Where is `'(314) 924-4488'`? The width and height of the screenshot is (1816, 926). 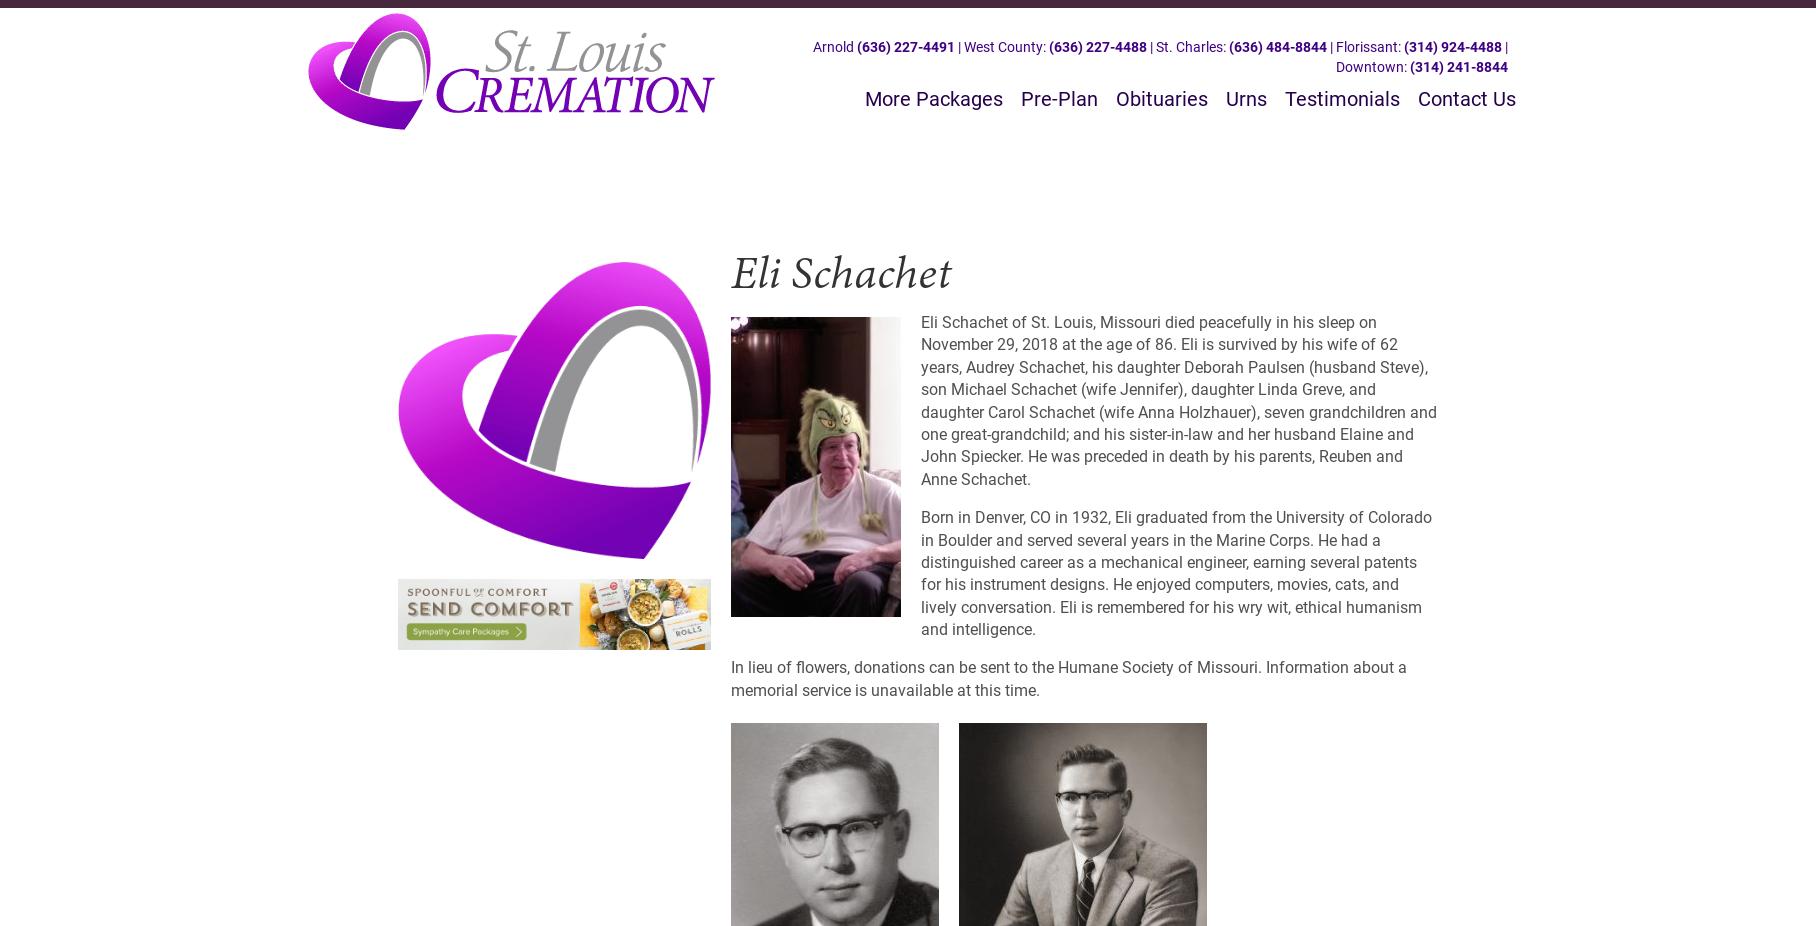 '(314) 924-4488' is located at coordinates (1403, 45).